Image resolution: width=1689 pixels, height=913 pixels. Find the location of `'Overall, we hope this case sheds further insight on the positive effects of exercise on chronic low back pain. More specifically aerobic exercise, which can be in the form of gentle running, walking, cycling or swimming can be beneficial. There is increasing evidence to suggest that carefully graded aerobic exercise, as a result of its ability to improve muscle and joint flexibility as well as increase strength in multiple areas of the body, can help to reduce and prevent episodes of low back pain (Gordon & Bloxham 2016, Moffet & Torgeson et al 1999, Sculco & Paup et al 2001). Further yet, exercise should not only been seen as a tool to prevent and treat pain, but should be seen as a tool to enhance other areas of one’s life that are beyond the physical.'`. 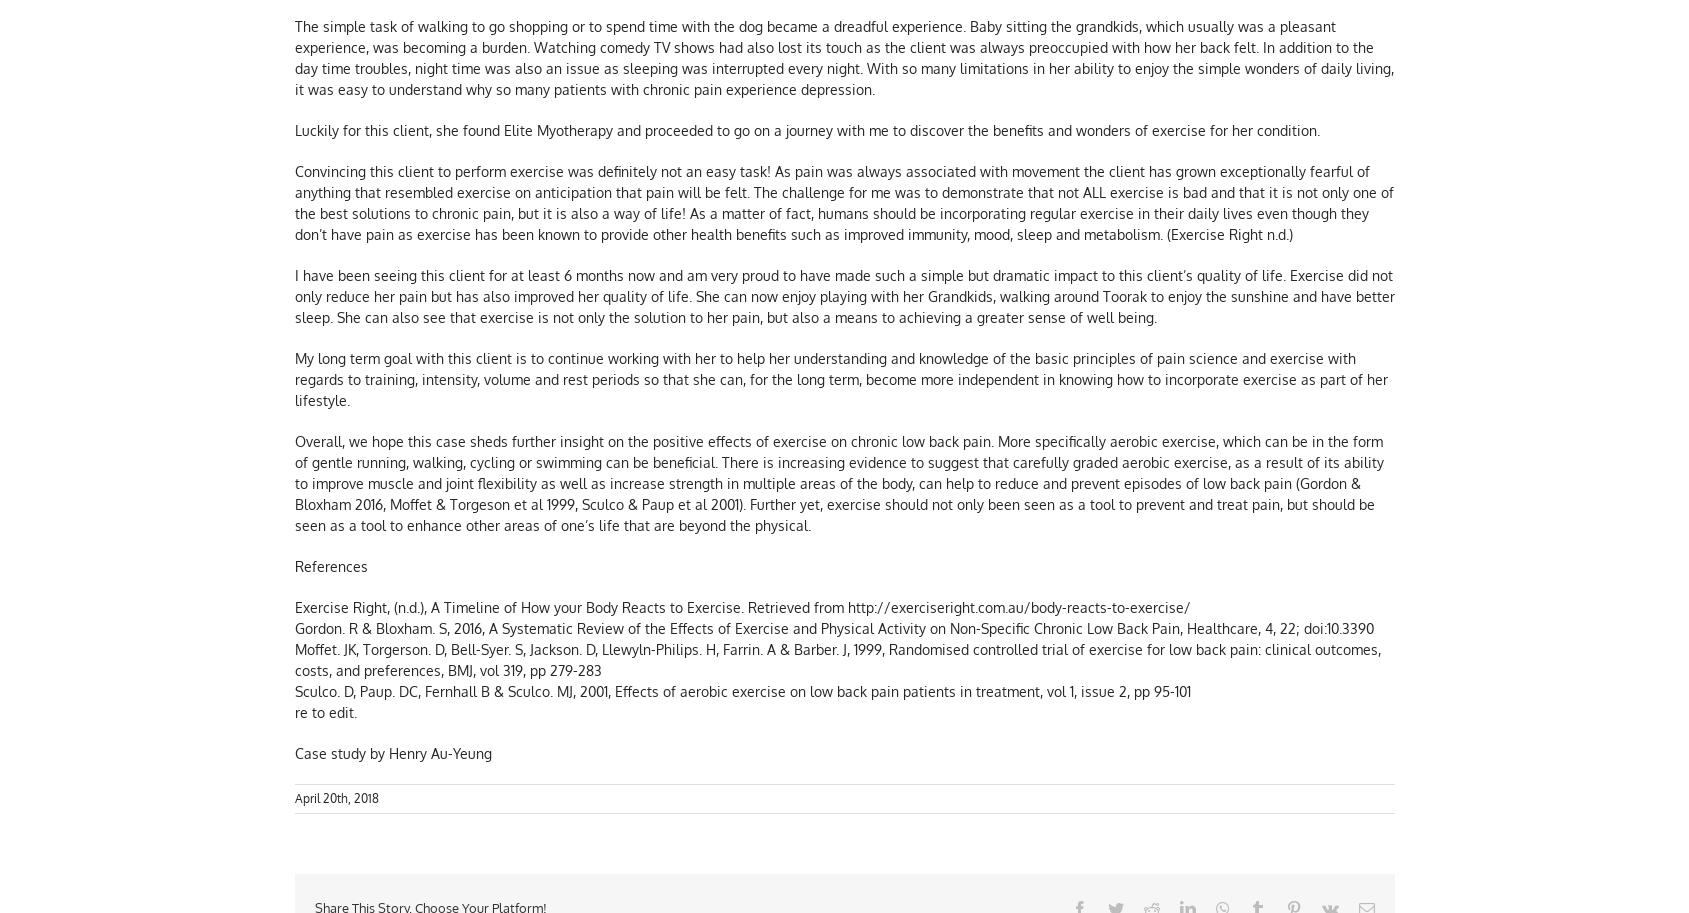

'Overall, we hope this case sheds further insight on the positive effects of exercise on chronic low back pain. More specifically aerobic exercise, which can be in the form of gentle running, walking, cycling or swimming can be beneficial. There is increasing evidence to suggest that carefully graded aerobic exercise, as a result of its ability to improve muscle and joint flexibility as well as increase strength in multiple areas of the body, can help to reduce and prevent episodes of low back pain (Gordon & Bloxham 2016, Moffet & Torgeson et al 1999, Sculco & Paup et al 2001). Further yet, exercise should not only been seen as a tool to prevent and treat pain, but should be seen as a tool to enhance other areas of one’s life that are beyond the physical.' is located at coordinates (837, 485).